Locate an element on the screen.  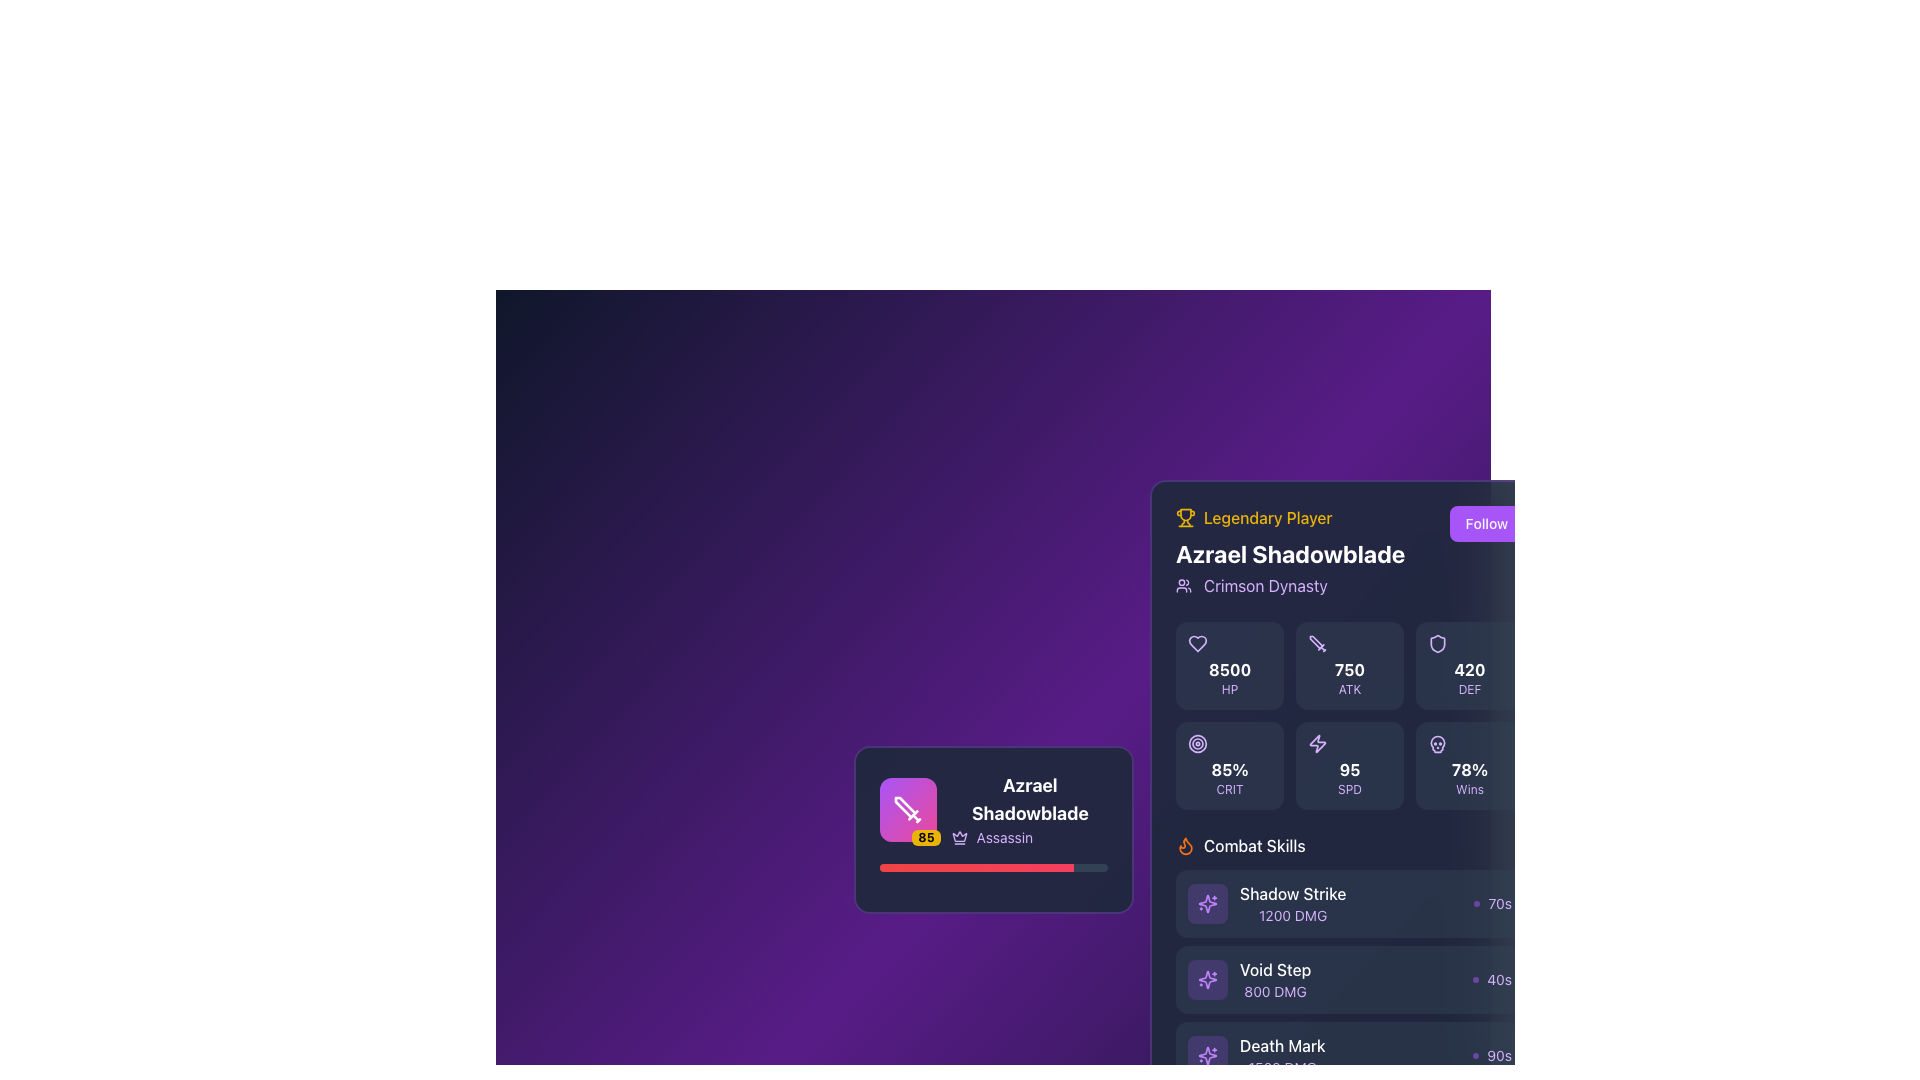
the critical hit or accuracy stat icon located centrally in the skill display section, adjacent to other stat icons as the second element in the group is located at coordinates (1197, 744).